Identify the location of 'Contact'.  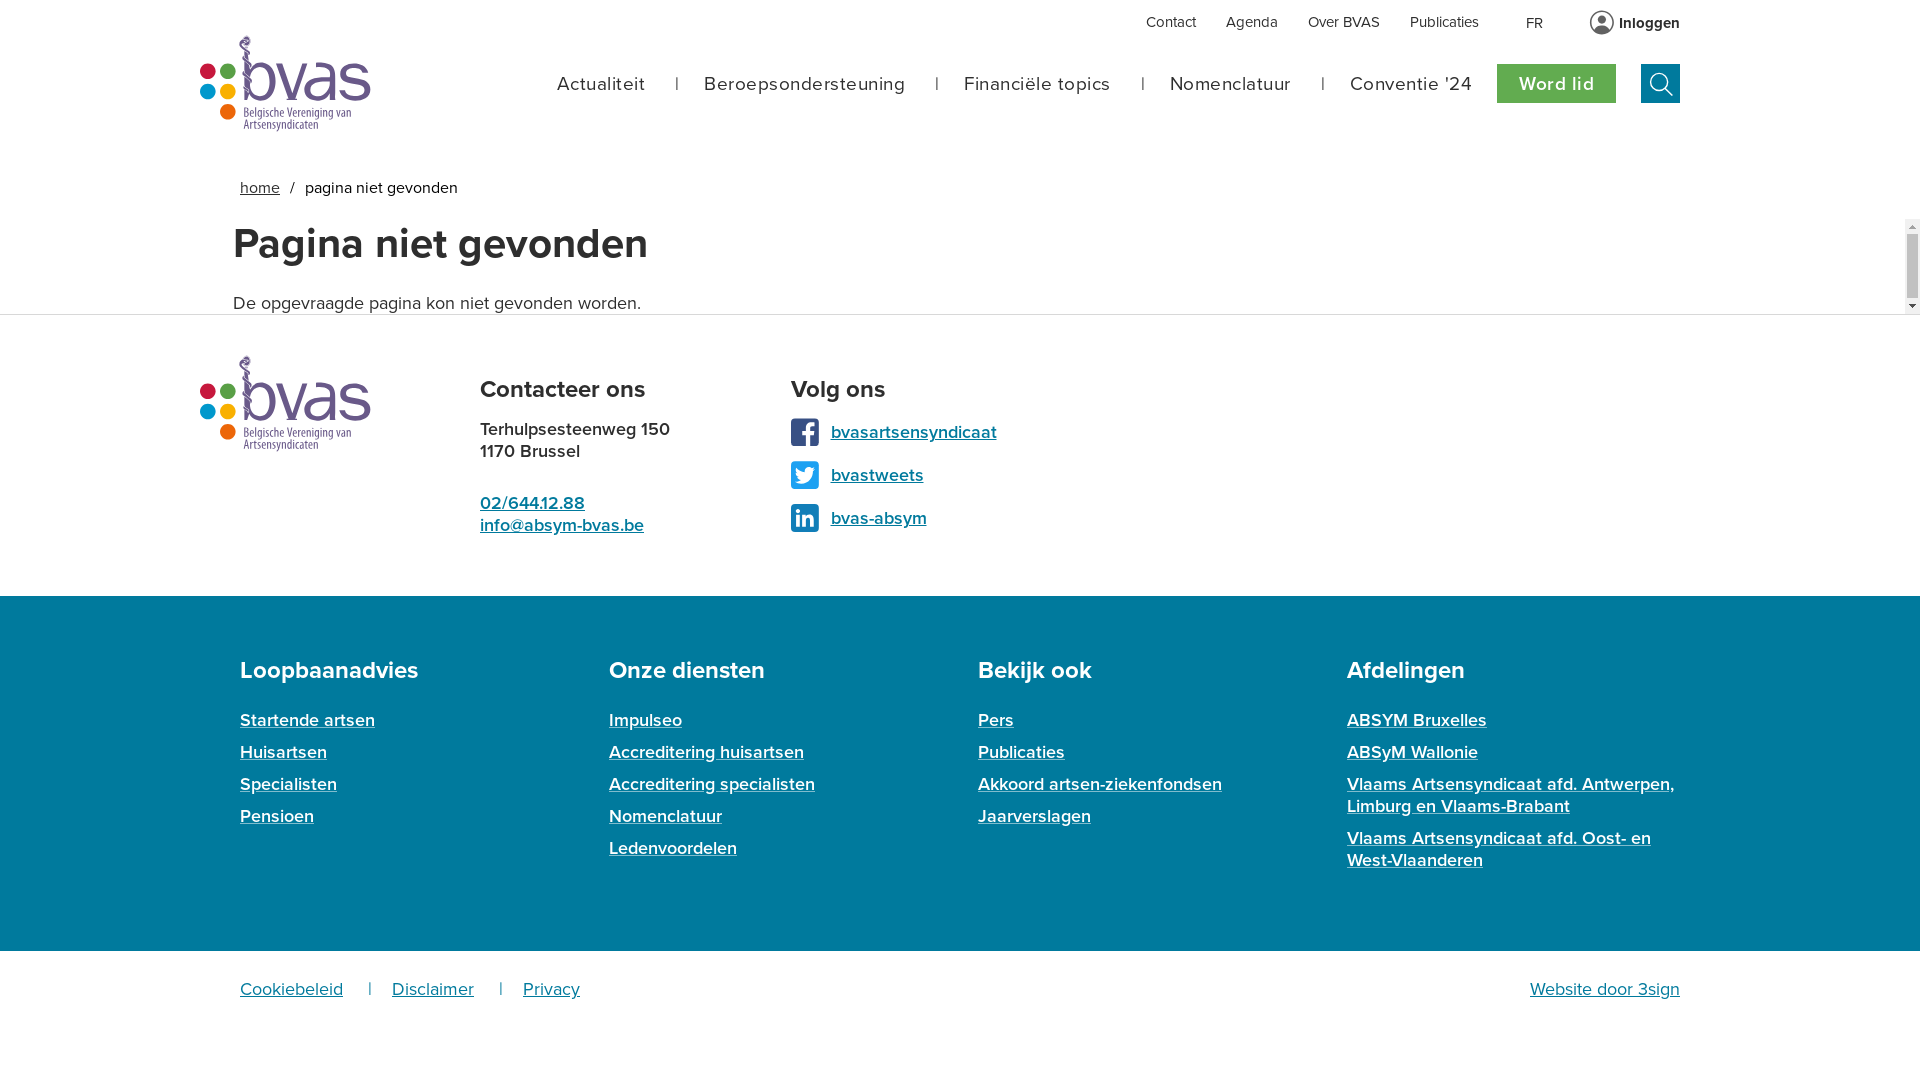
(1171, 23).